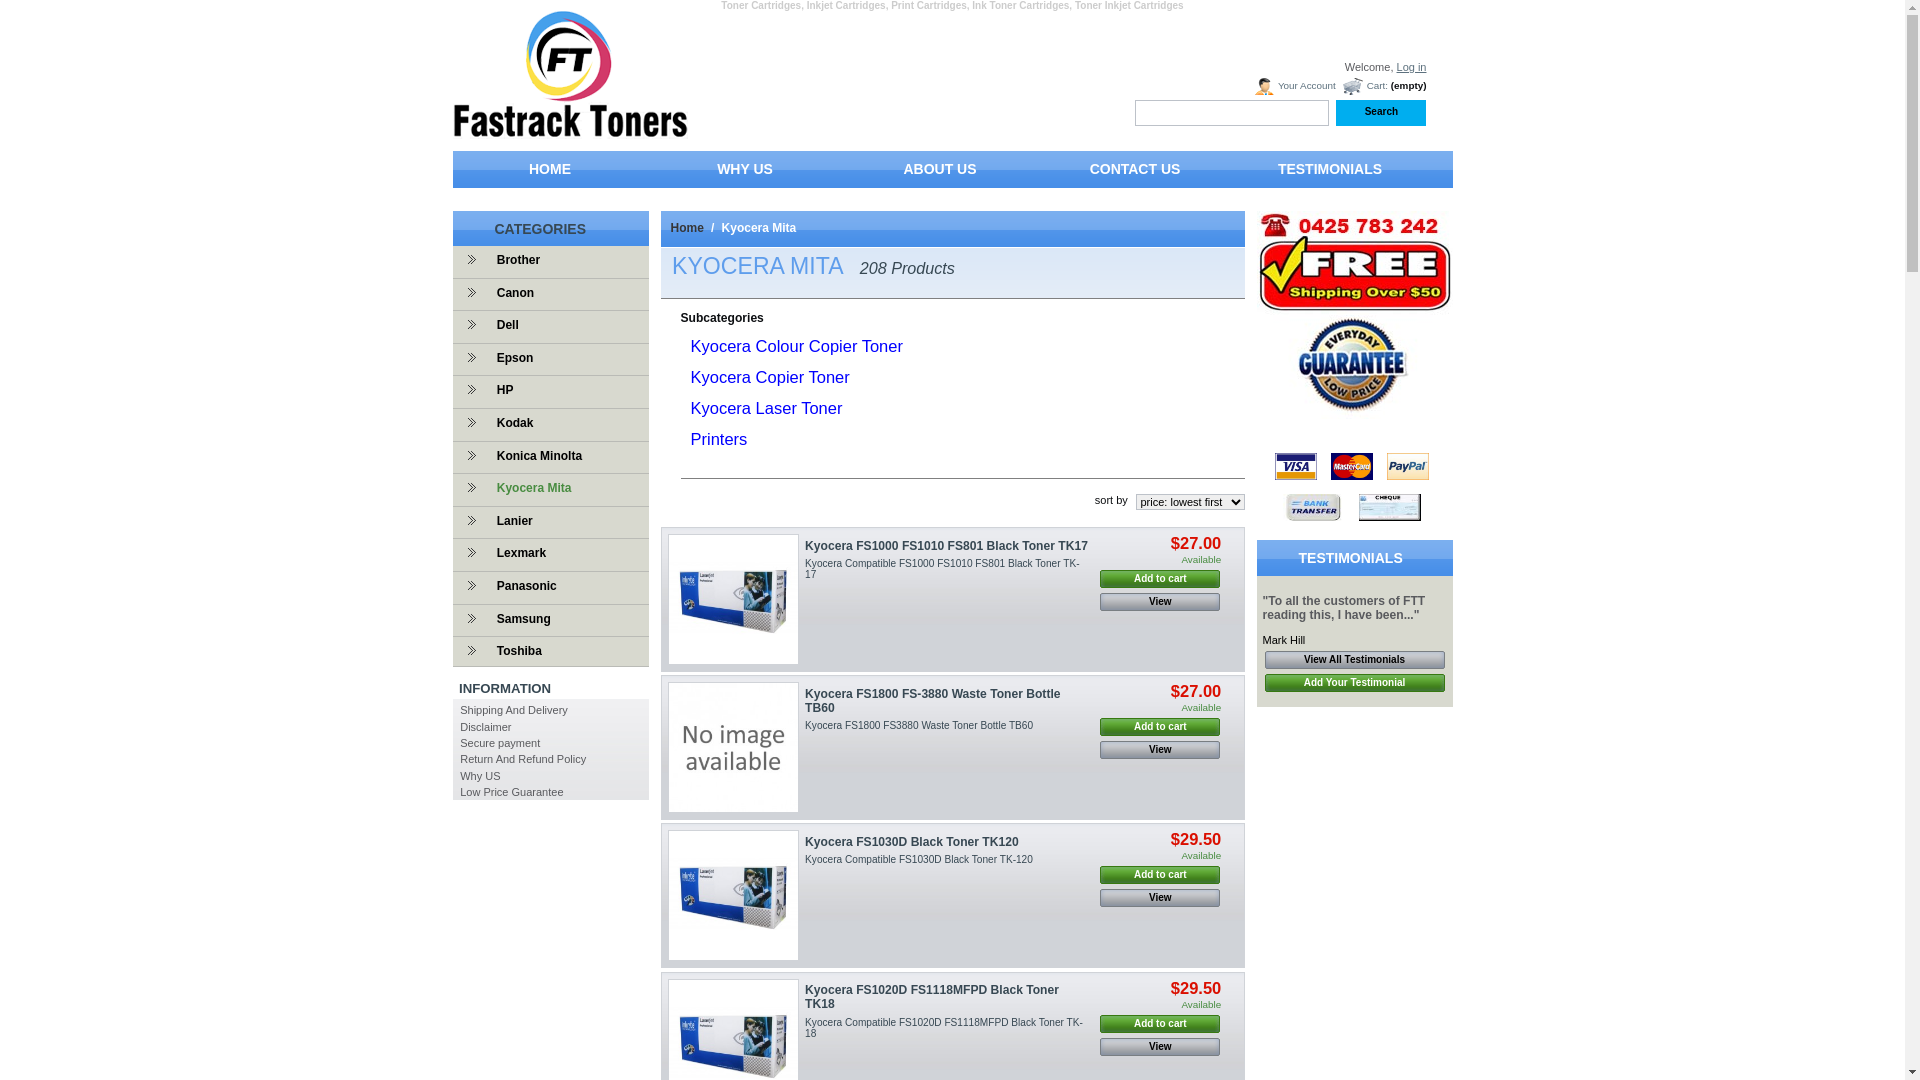 The height and width of the screenshot is (1080, 1920). Describe the element at coordinates (459, 708) in the screenshot. I see `'Shipping And Delivery'` at that location.